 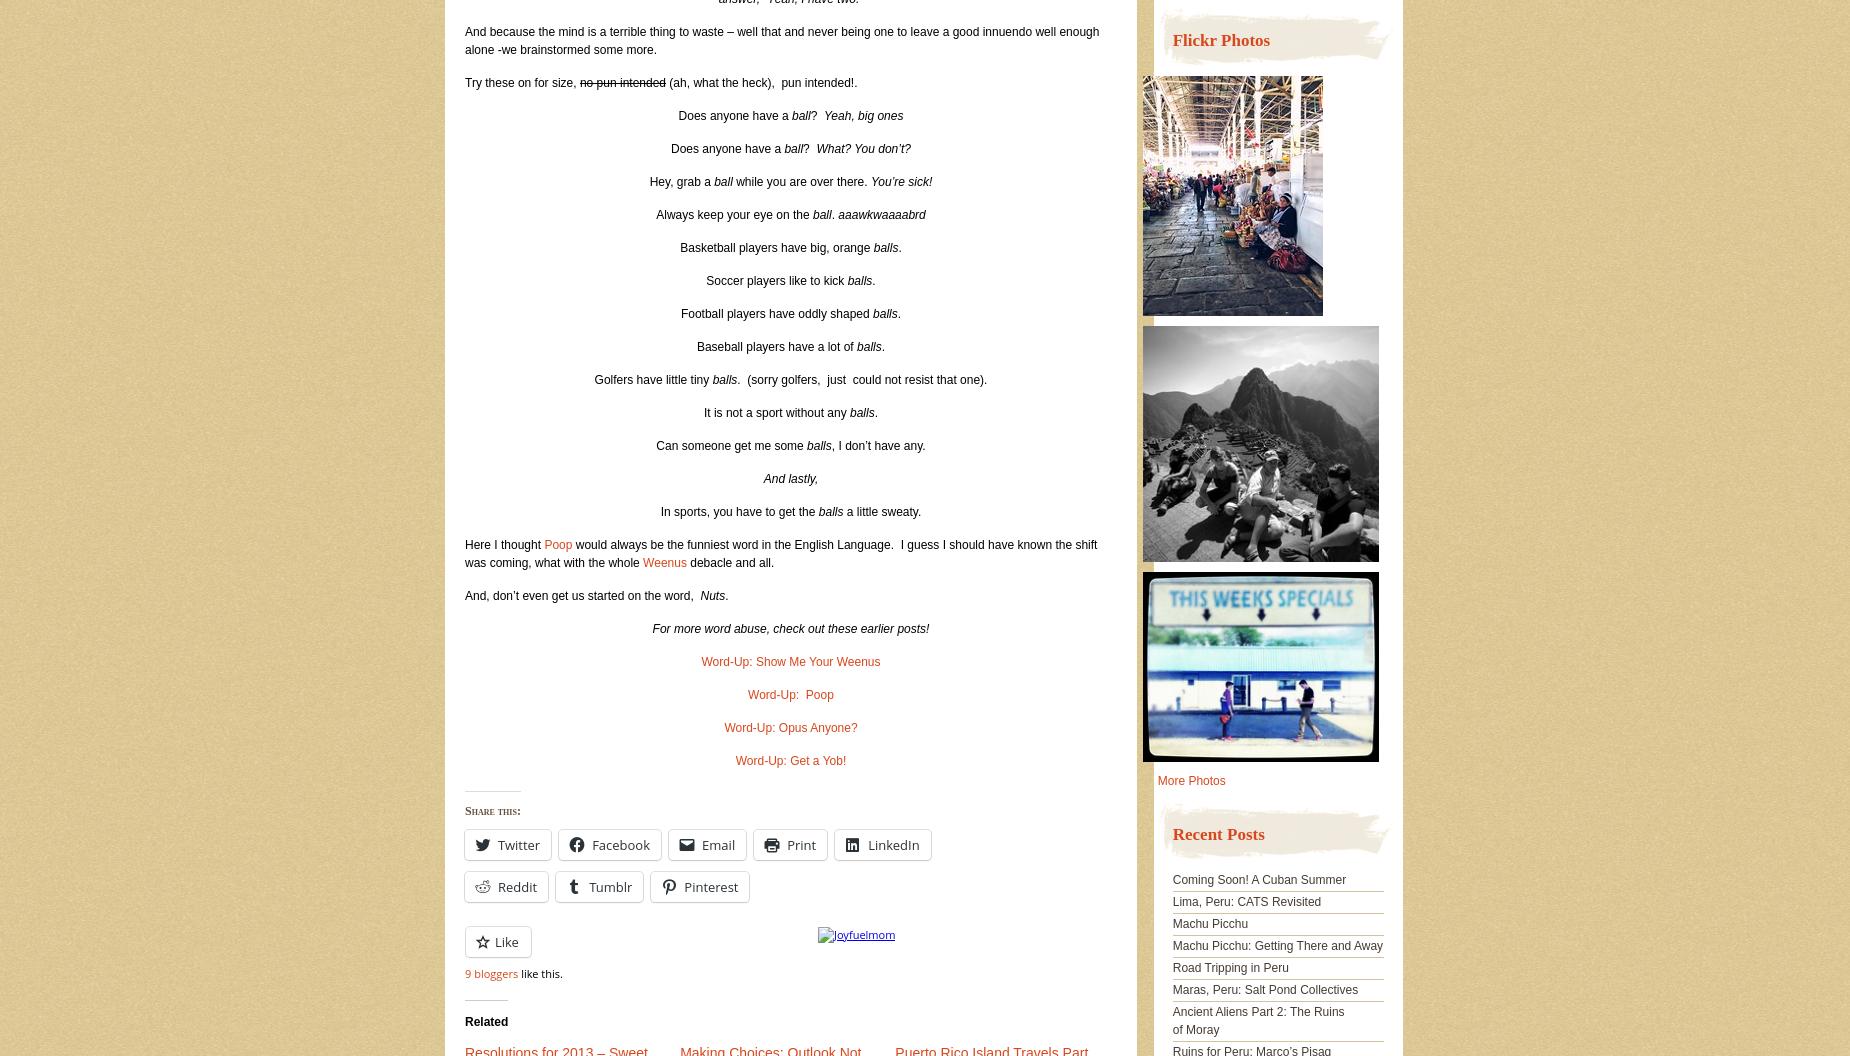 I want to click on 'would always be the funniest word in the English Language.  I guess I should have known the shift was coming, what with the whole', so click(x=781, y=553).